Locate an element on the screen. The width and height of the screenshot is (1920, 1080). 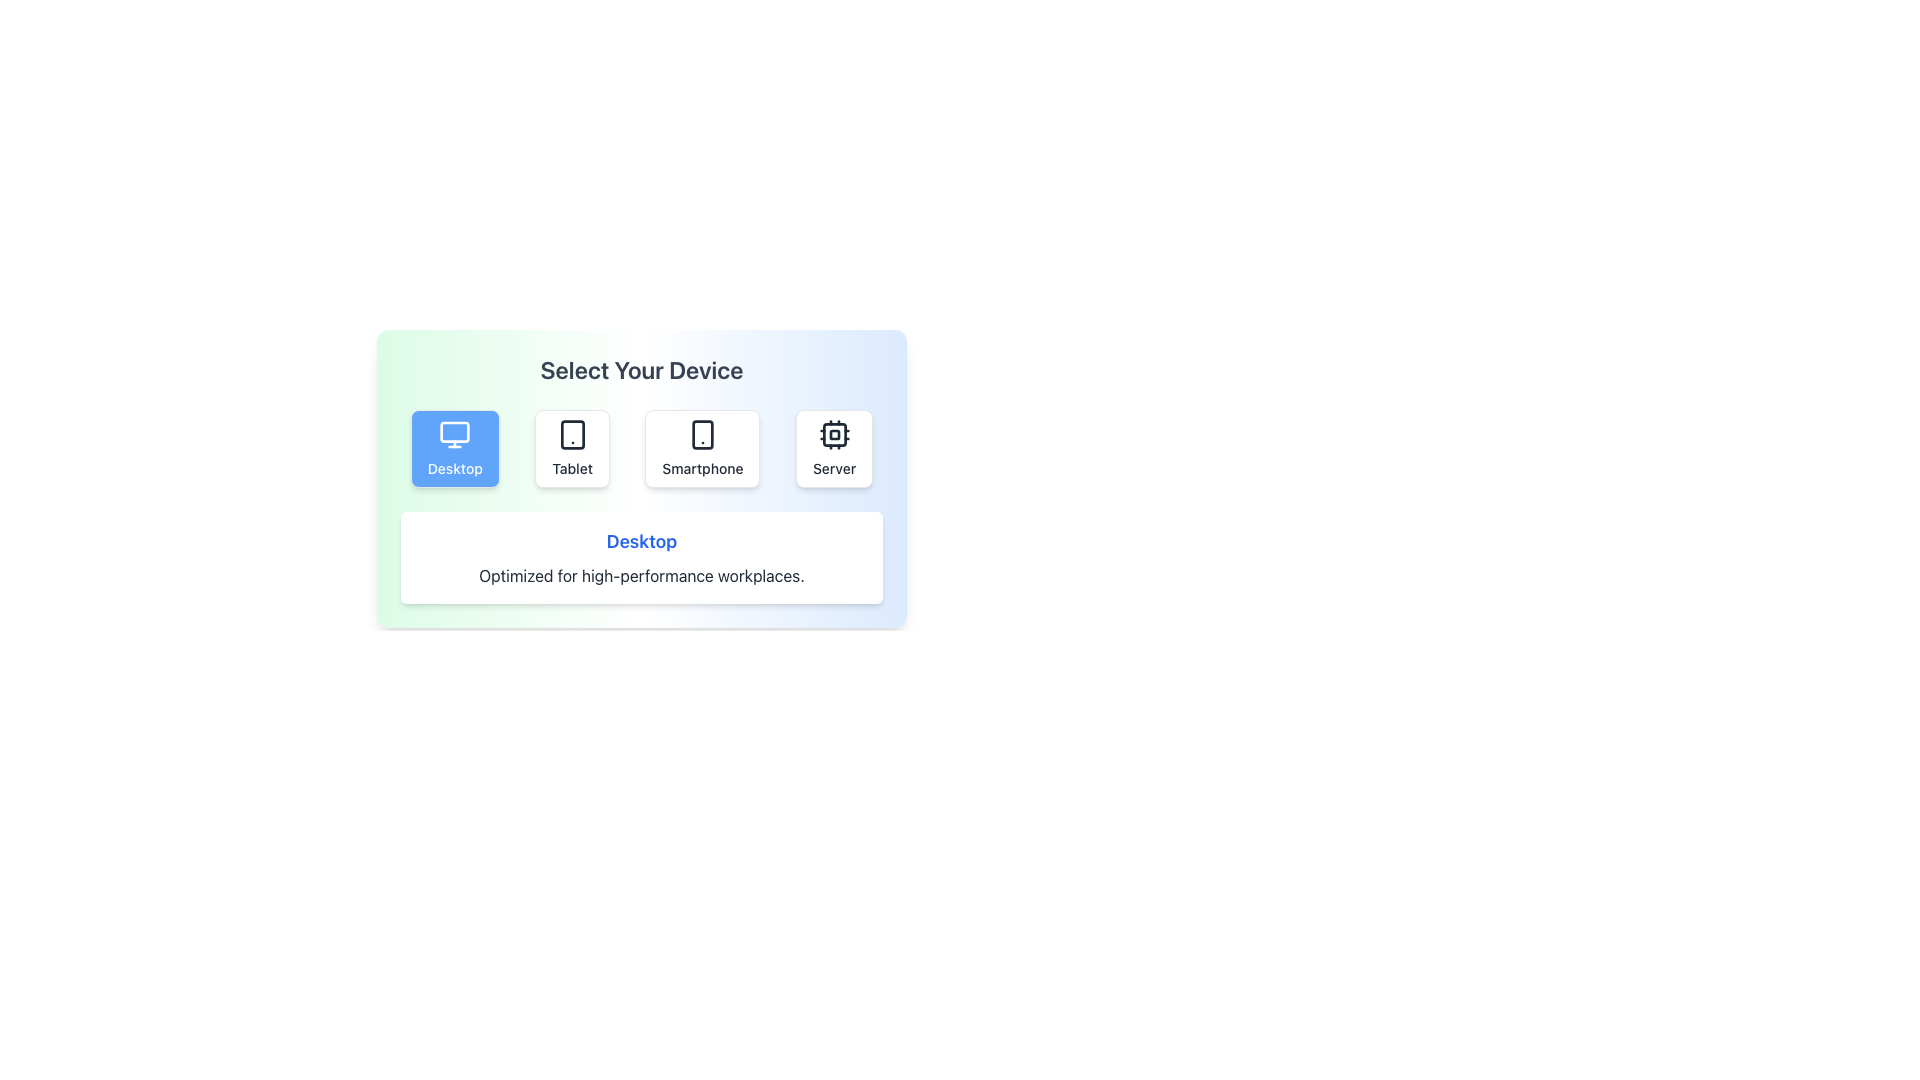
the outermost square-shaped graphic with rounded corners in the CPU icon located in the 'Select Your Device' interface to the right of the 'Server' option is located at coordinates (834, 434).